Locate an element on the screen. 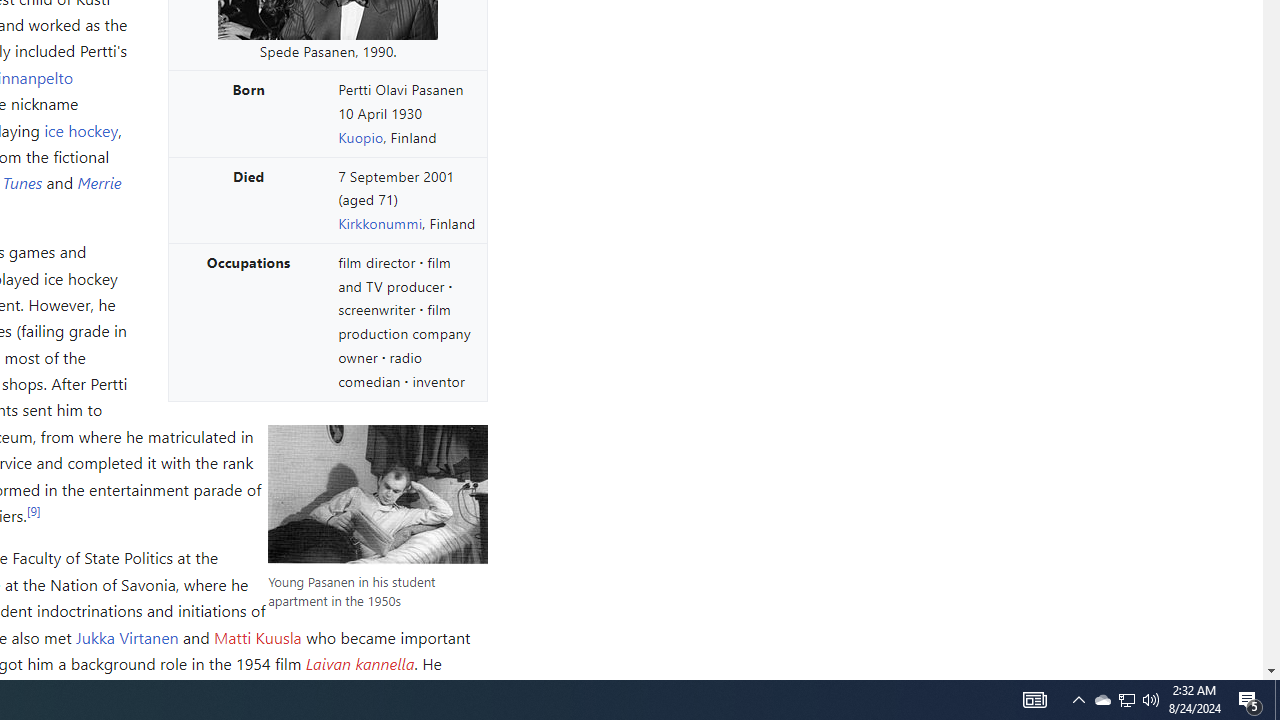  '[9]' is located at coordinates (33, 509).